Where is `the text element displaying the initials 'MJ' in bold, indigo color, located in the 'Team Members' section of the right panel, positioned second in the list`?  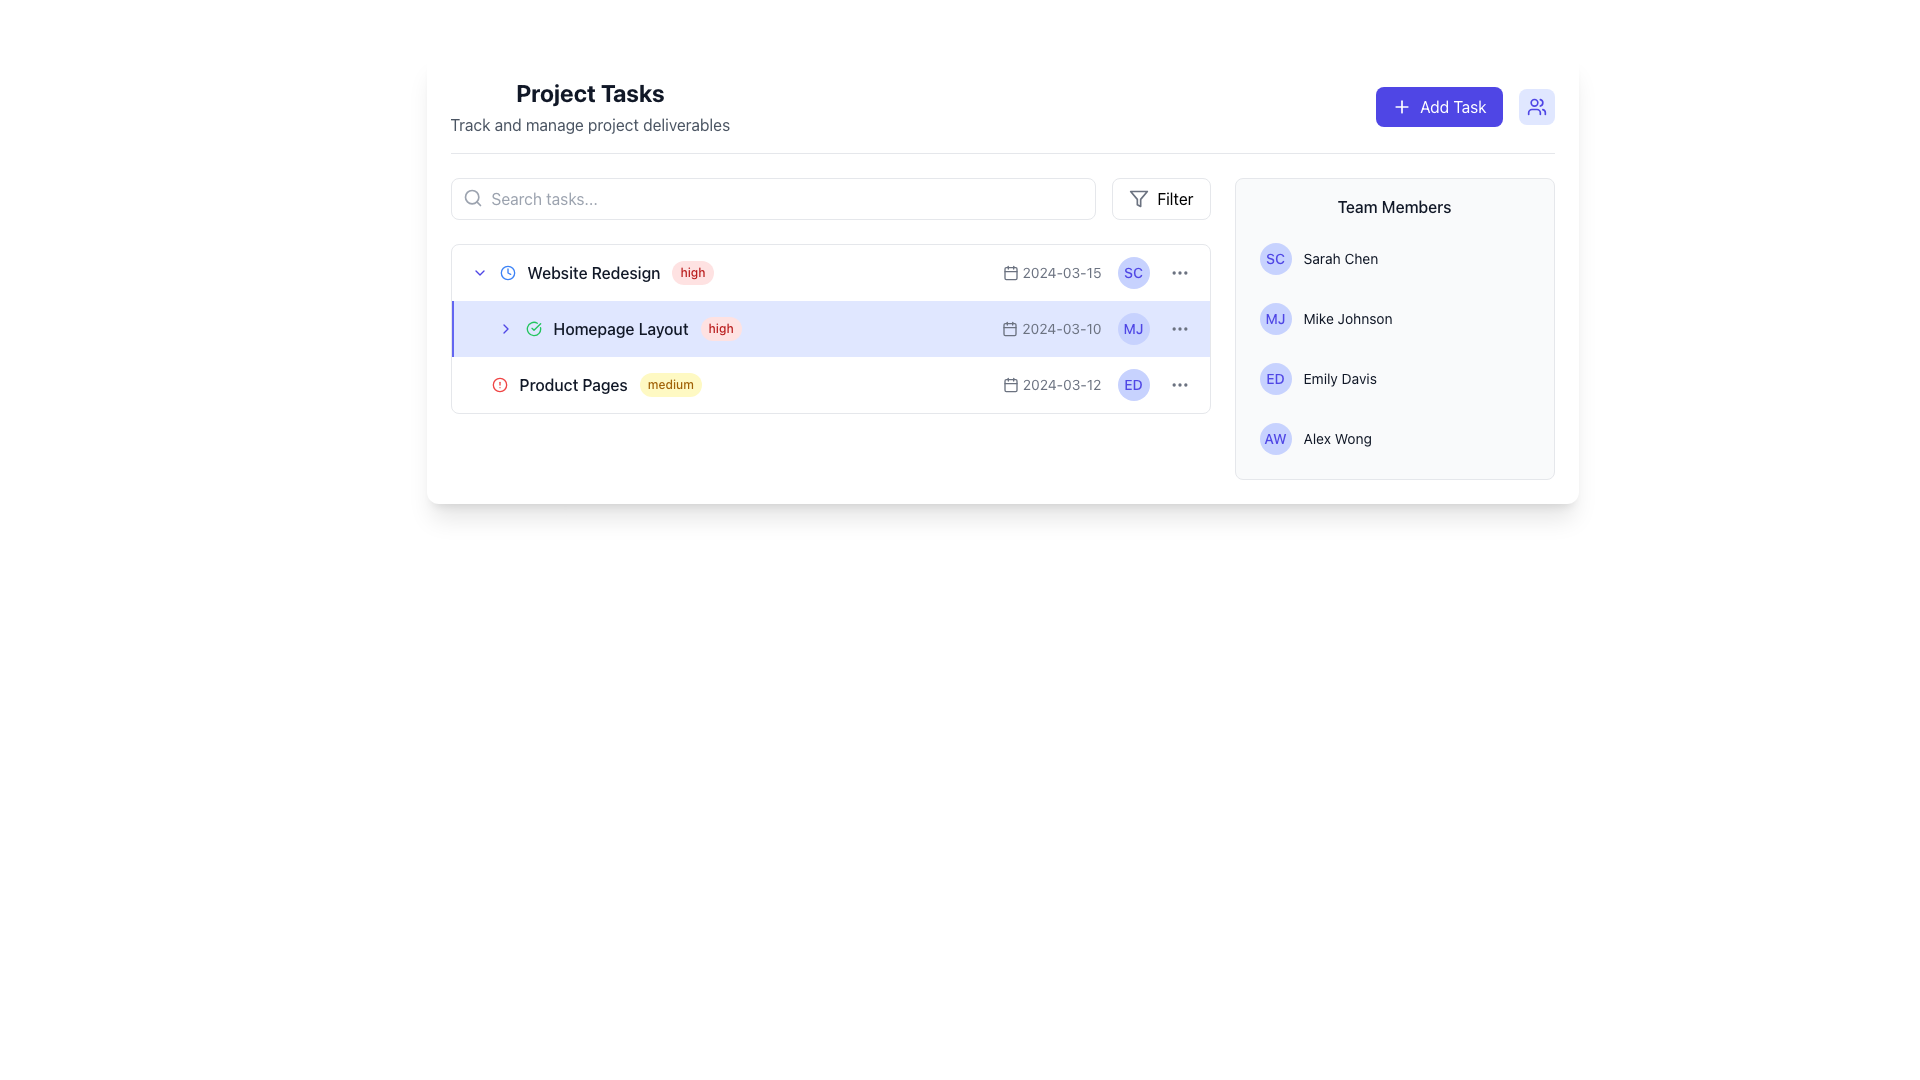
the text element displaying the initials 'MJ' in bold, indigo color, located in the 'Team Members' section of the right panel, positioned second in the list is located at coordinates (1274, 318).